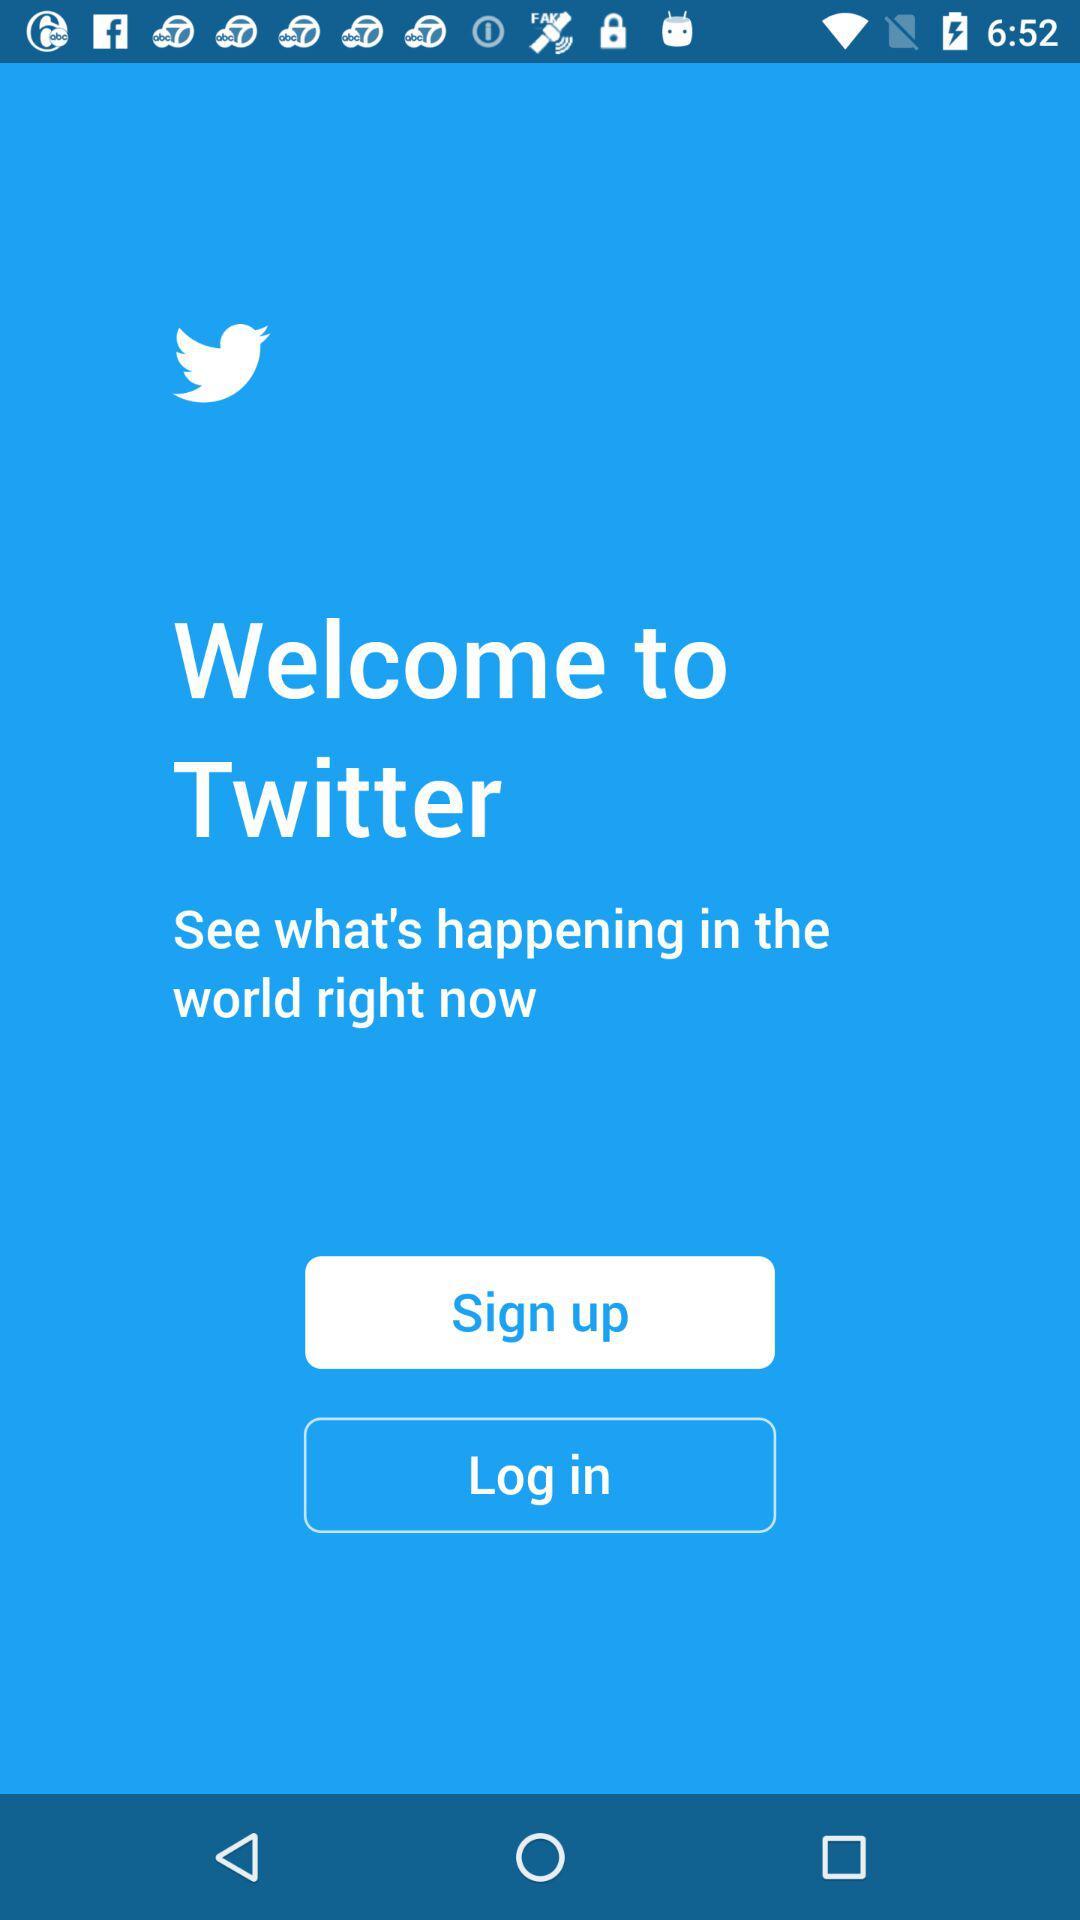 Image resolution: width=1080 pixels, height=1920 pixels. What do you see at coordinates (540, 1475) in the screenshot?
I see `the log in icon` at bounding box center [540, 1475].